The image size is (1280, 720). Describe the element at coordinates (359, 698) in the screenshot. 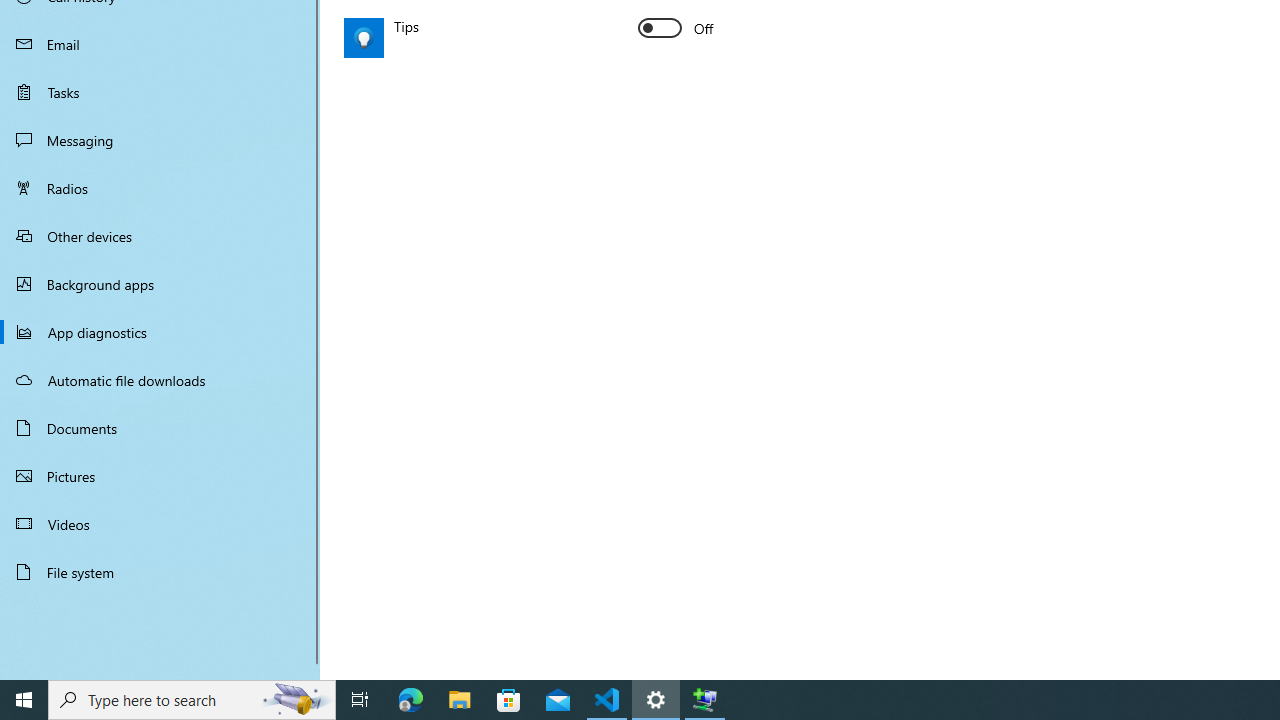

I see `'Task View'` at that location.